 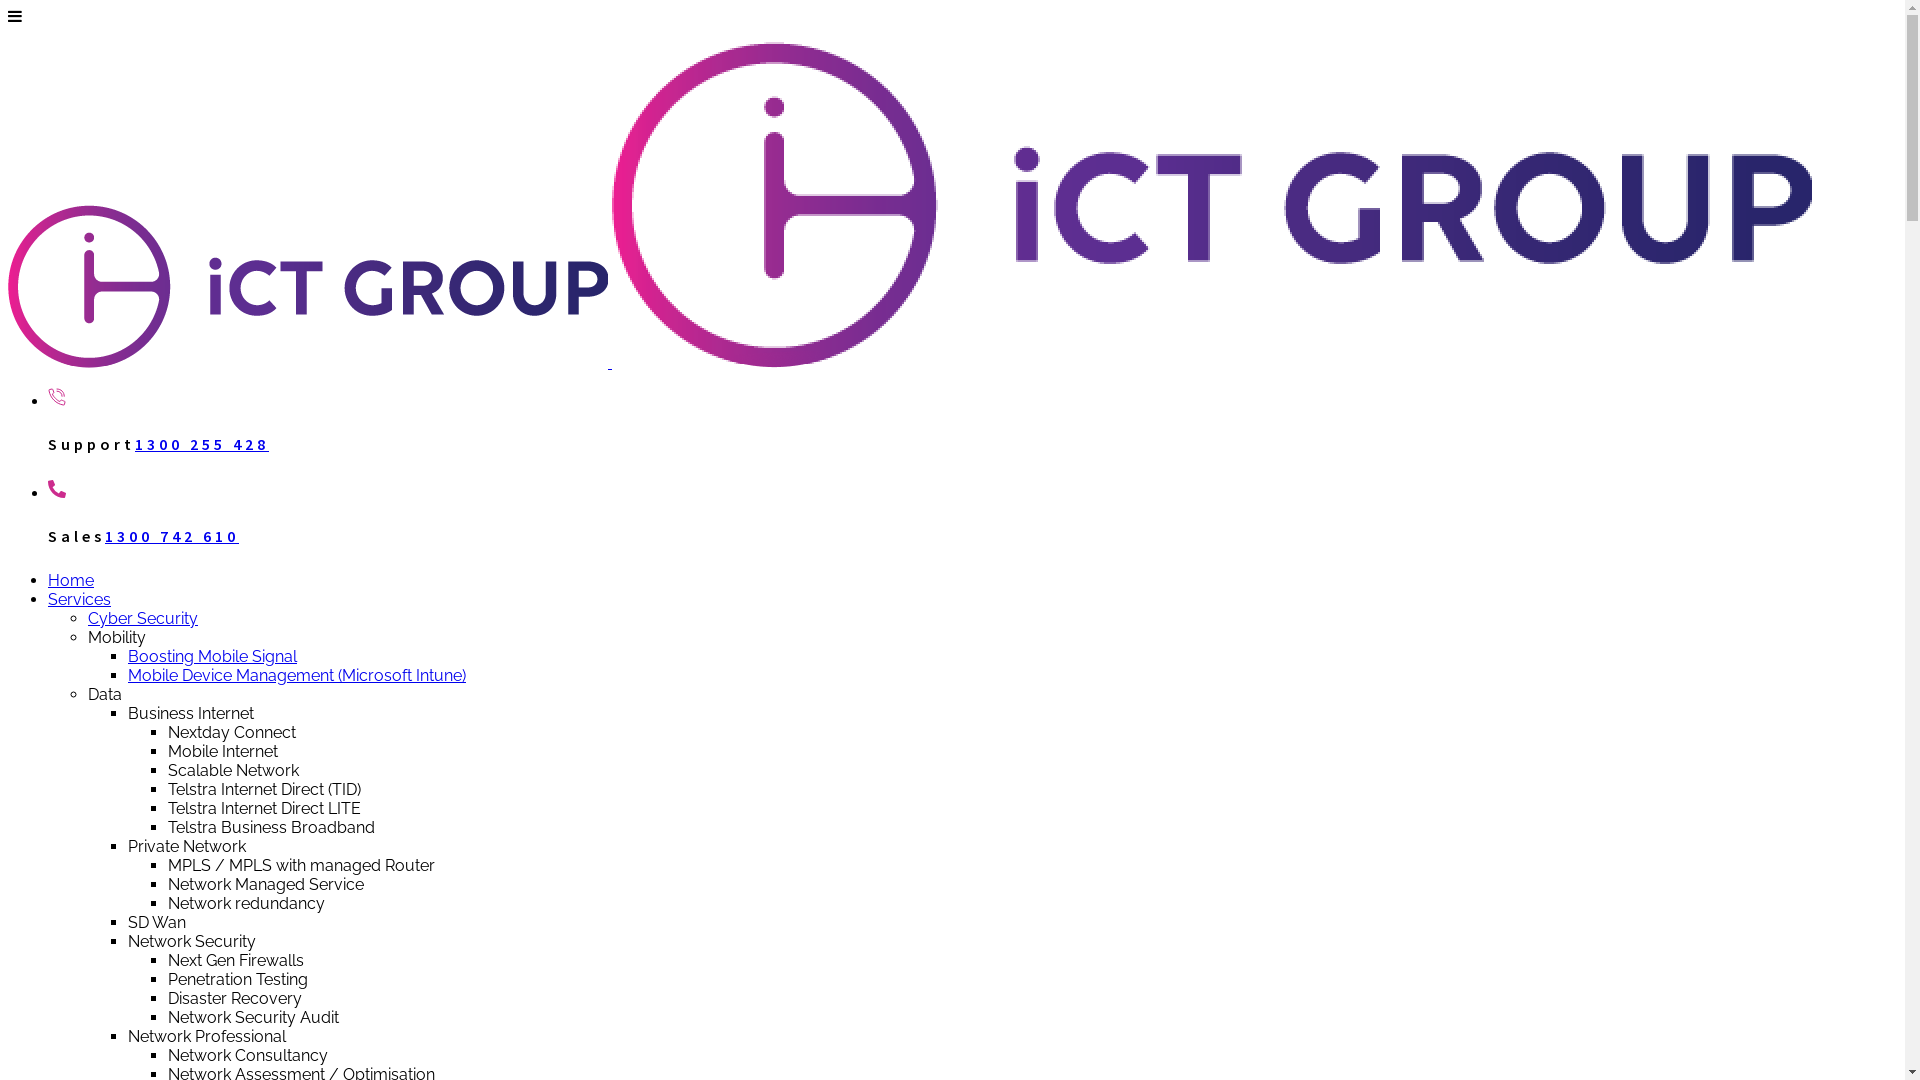 I want to click on 'Mobile Internet', so click(x=222, y=751).